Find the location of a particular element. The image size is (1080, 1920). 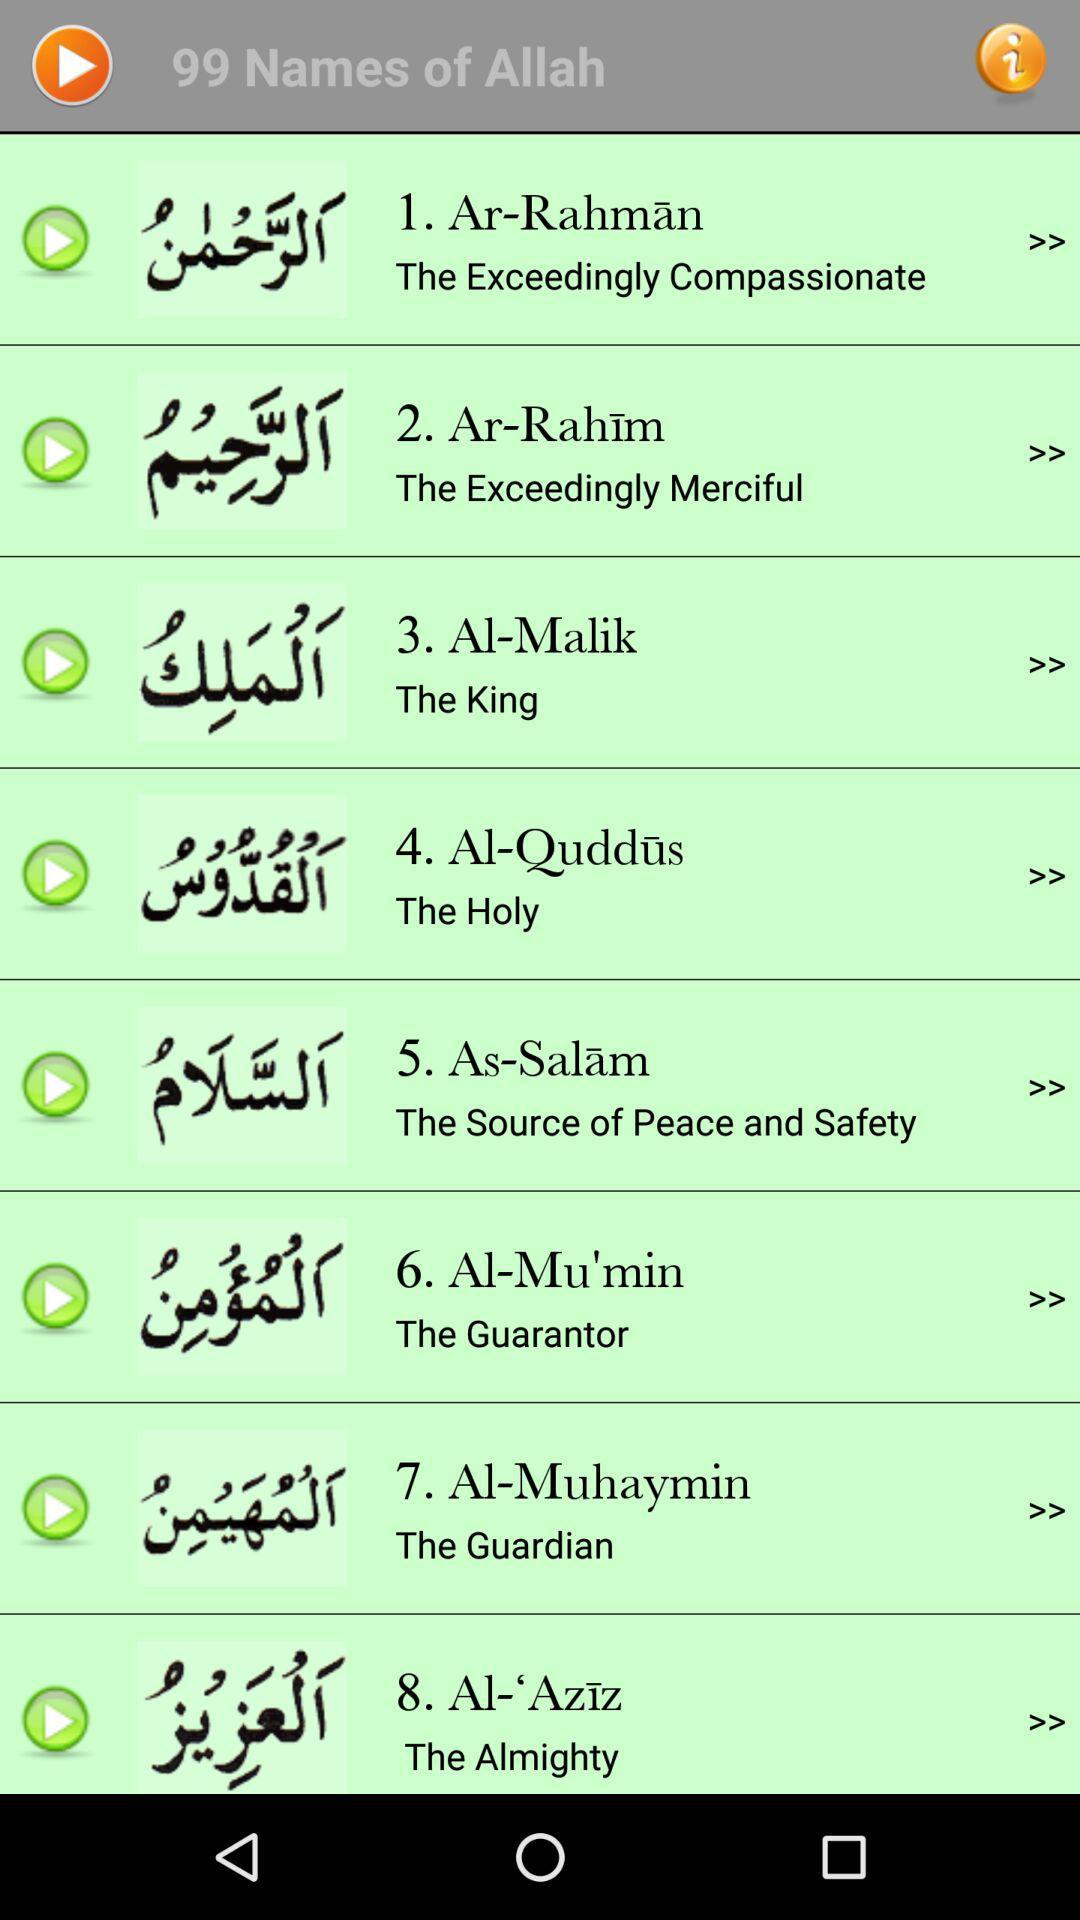

the icon next to the 99 names of icon is located at coordinates (1011, 65).